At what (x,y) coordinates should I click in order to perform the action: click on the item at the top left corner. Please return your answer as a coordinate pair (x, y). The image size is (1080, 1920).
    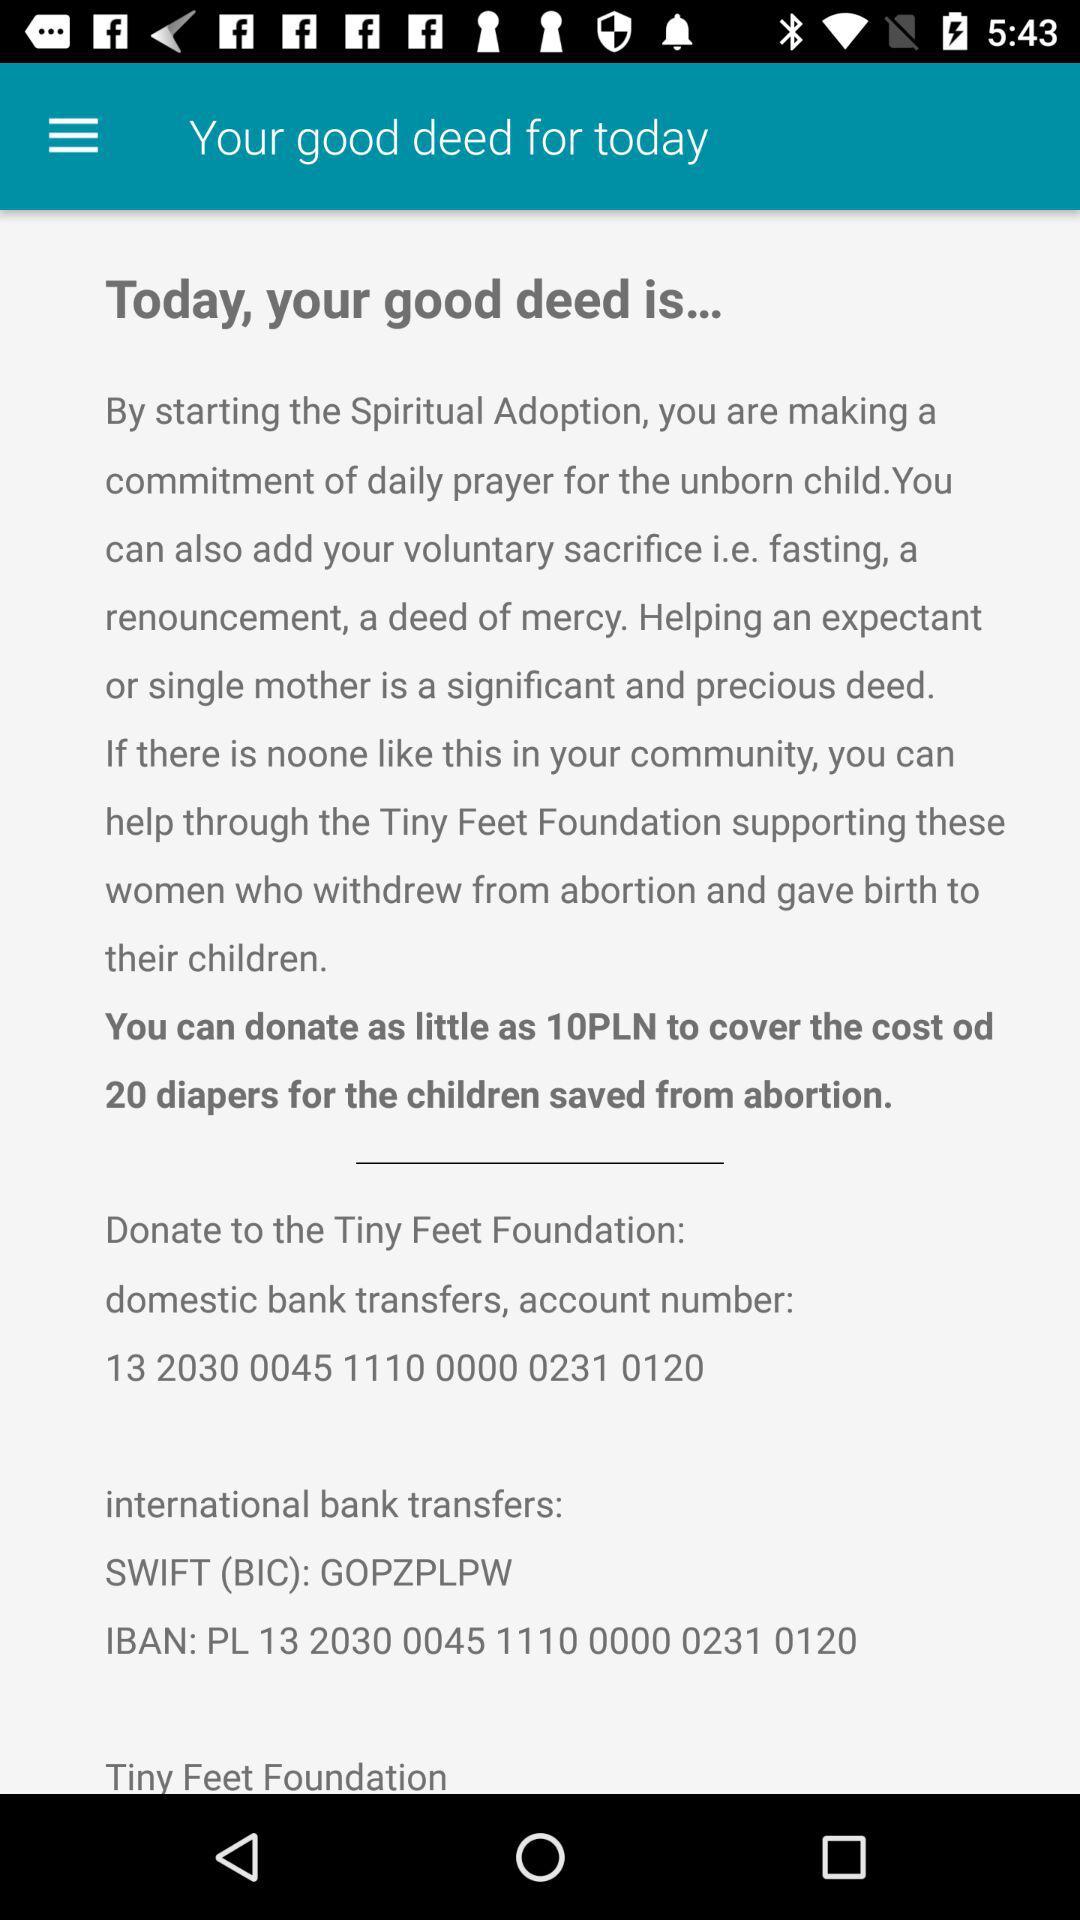
    Looking at the image, I should click on (72, 135).